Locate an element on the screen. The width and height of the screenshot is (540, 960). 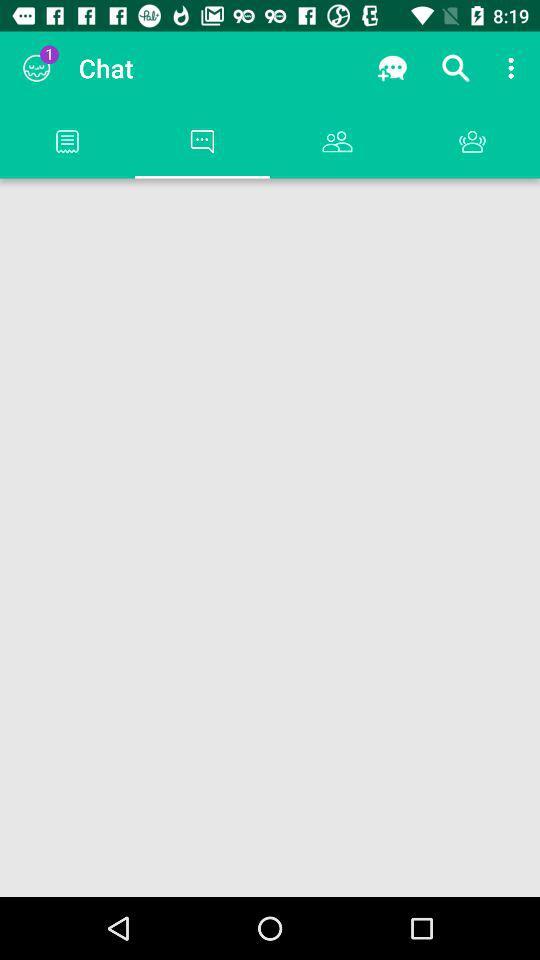
app to the right of the chat is located at coordinates (393, 68).